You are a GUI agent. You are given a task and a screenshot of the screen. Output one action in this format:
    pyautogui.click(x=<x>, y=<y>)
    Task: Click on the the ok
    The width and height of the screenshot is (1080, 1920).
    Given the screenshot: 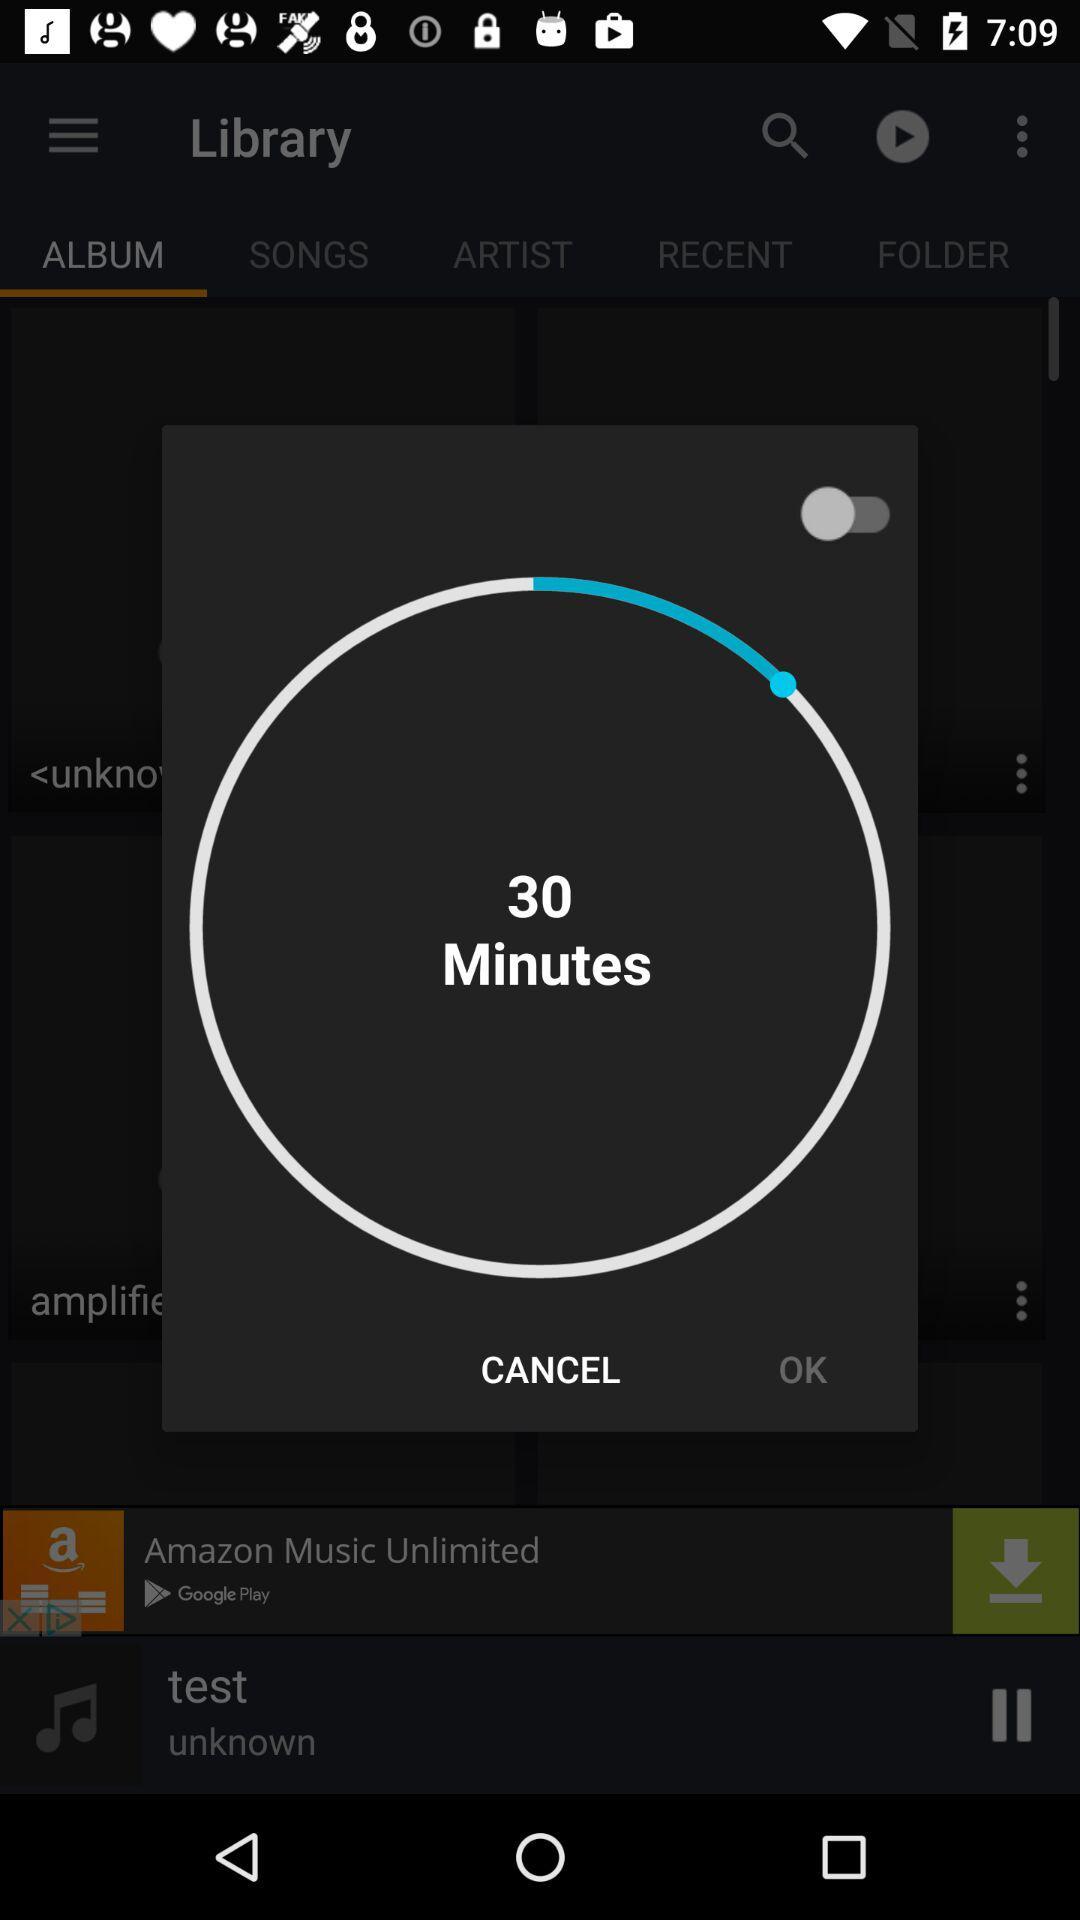 What is the action you would take?
    pyautogui.click(x=801, y=1367)
    